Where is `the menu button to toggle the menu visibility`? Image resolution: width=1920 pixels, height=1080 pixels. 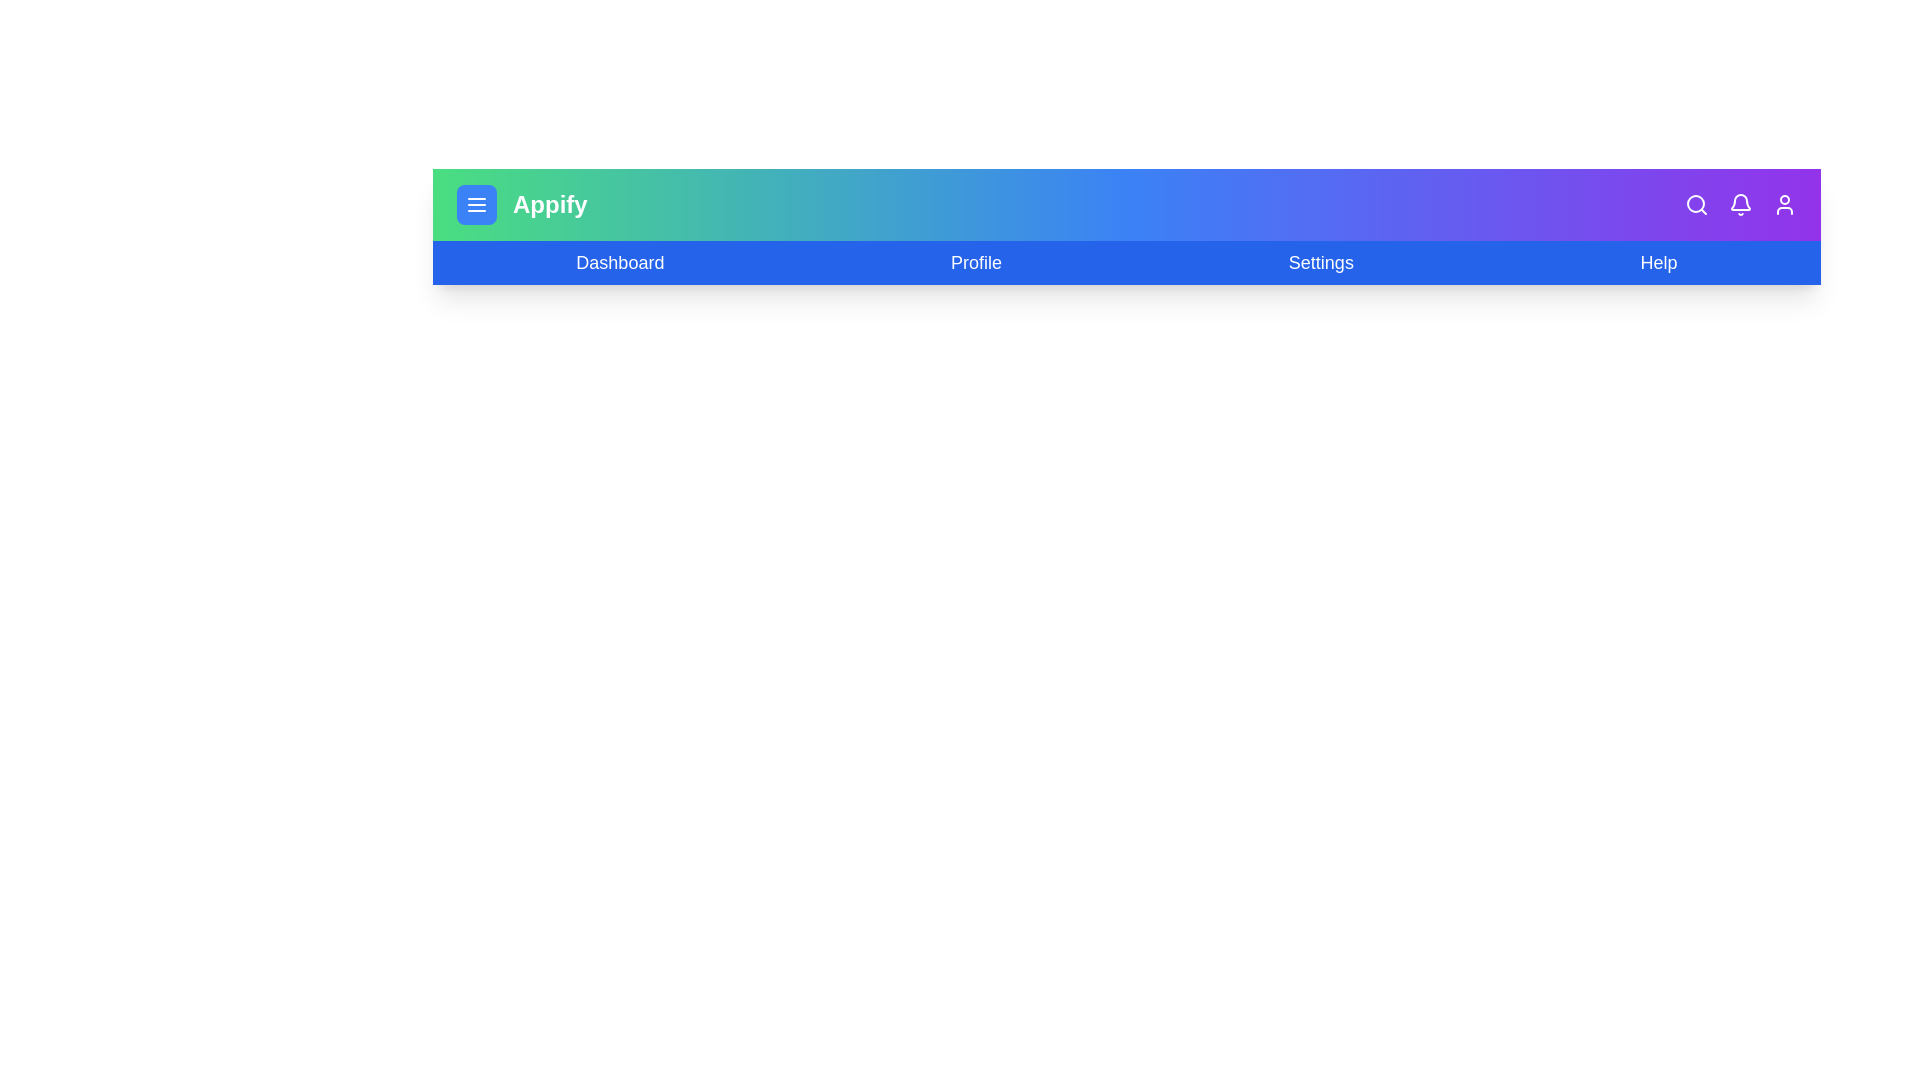 the menu button to toggle the menu visibility is located at coordinates (475, 204).